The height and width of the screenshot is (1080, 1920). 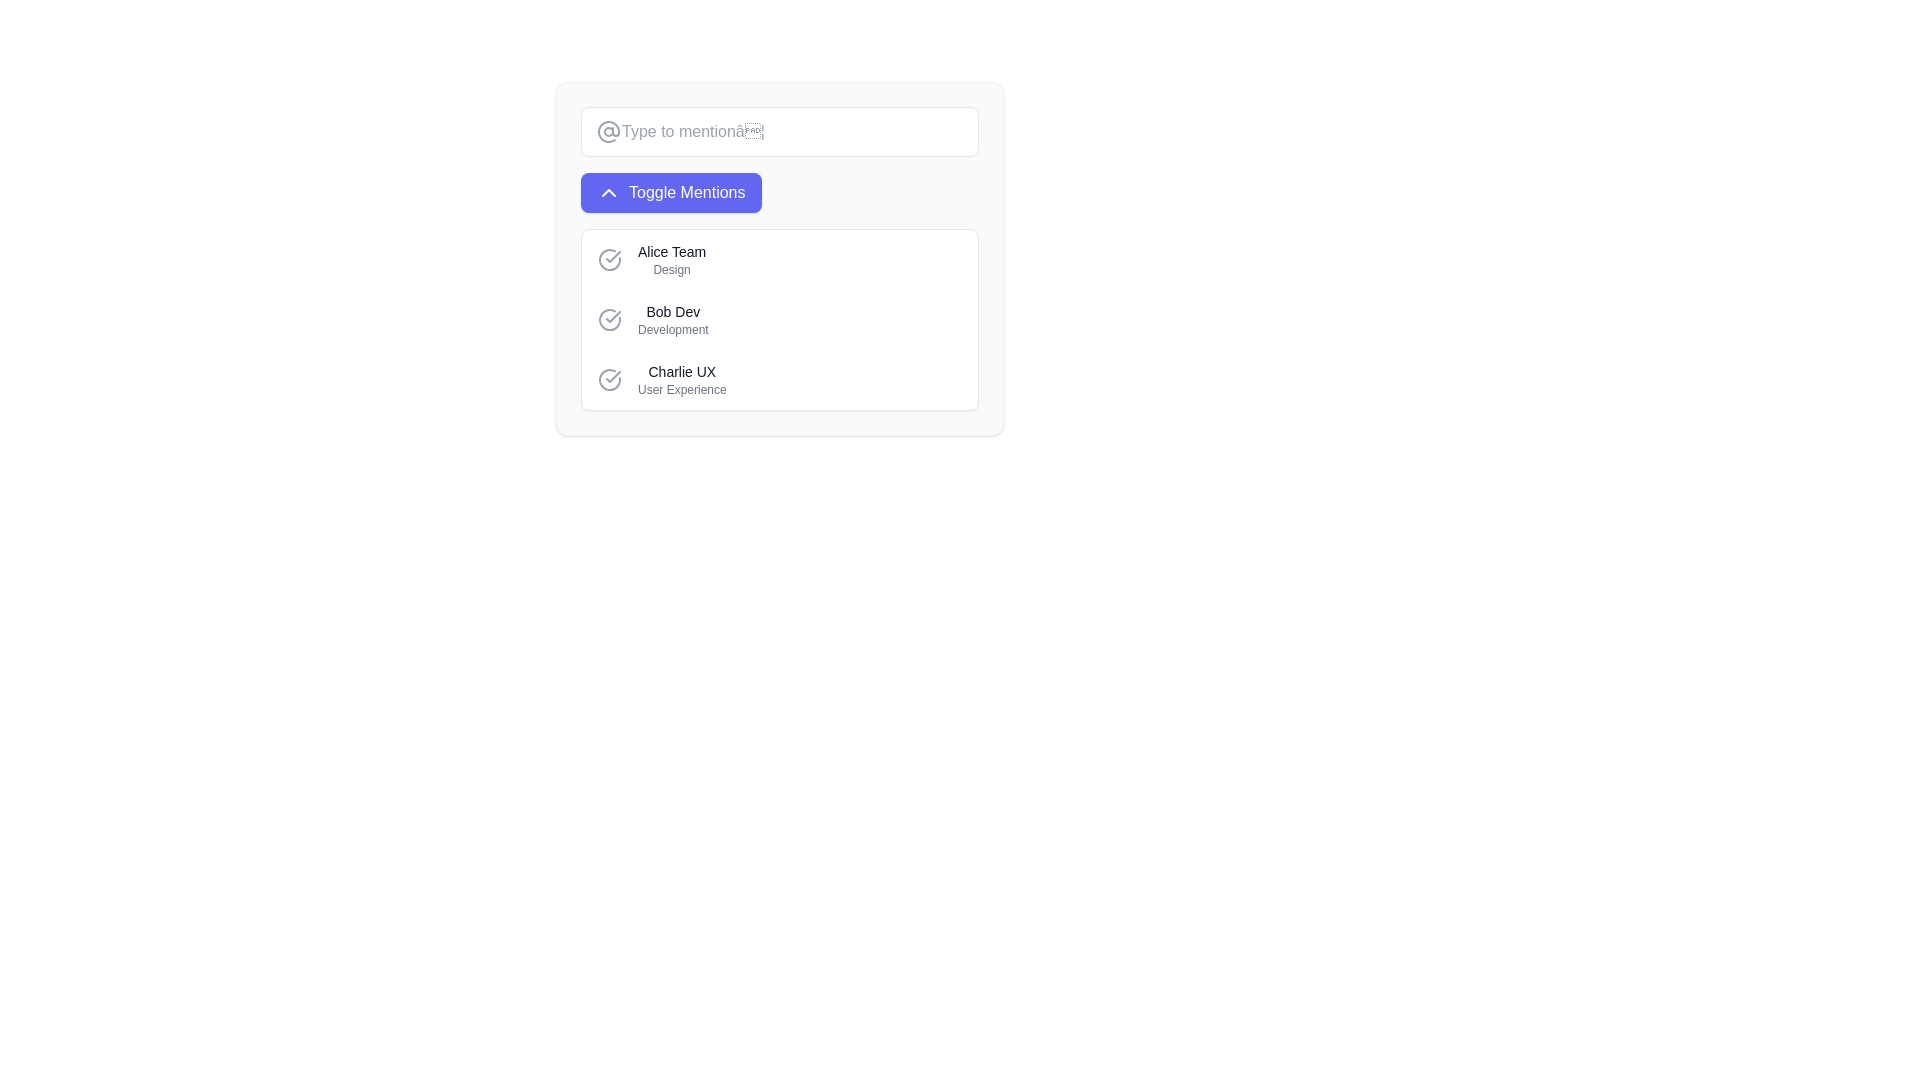 I want to click on the status or selection indicator icon located to the left of the name 'Bob Dev Development' in the second list item of the dropdown, so click(x=608, y=319).